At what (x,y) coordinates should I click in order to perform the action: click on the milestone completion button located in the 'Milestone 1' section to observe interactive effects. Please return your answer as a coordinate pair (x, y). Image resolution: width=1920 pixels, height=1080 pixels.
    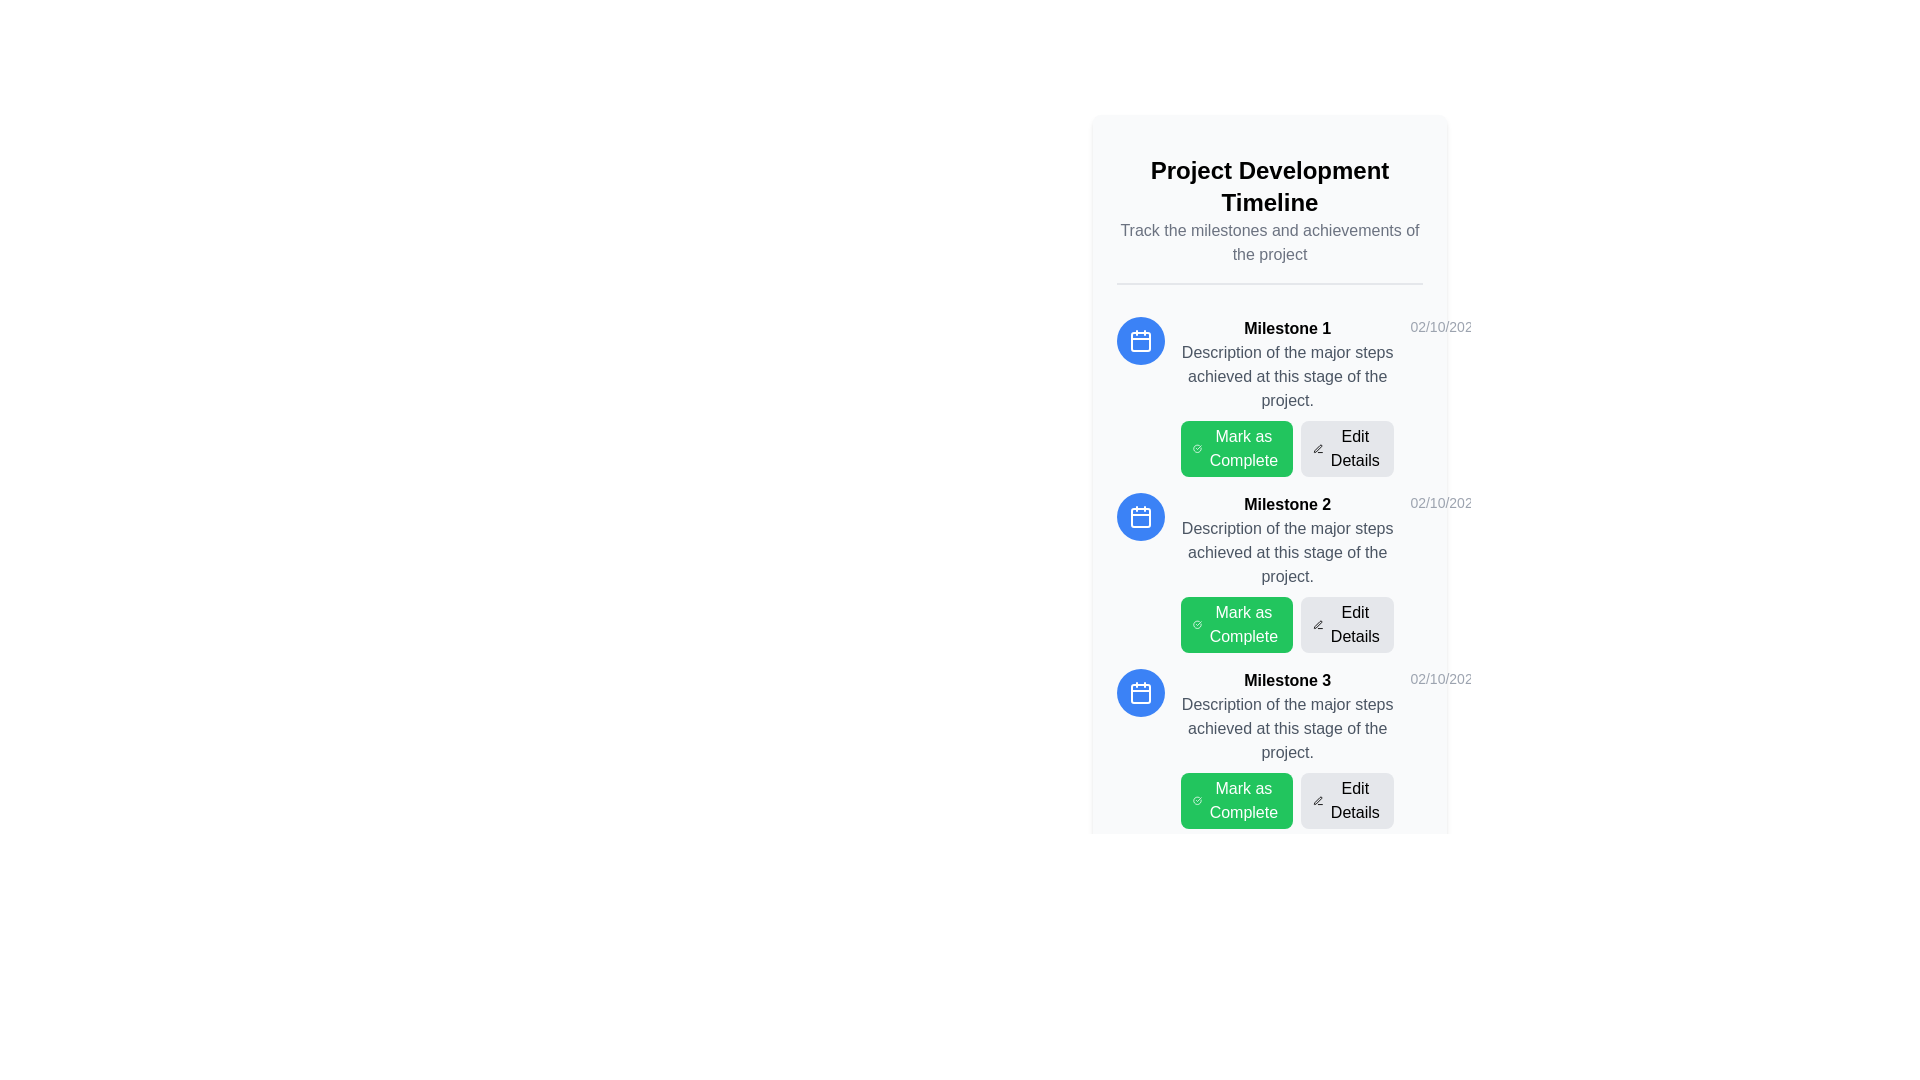
    Looking at the image, I should click on (1287, 447).